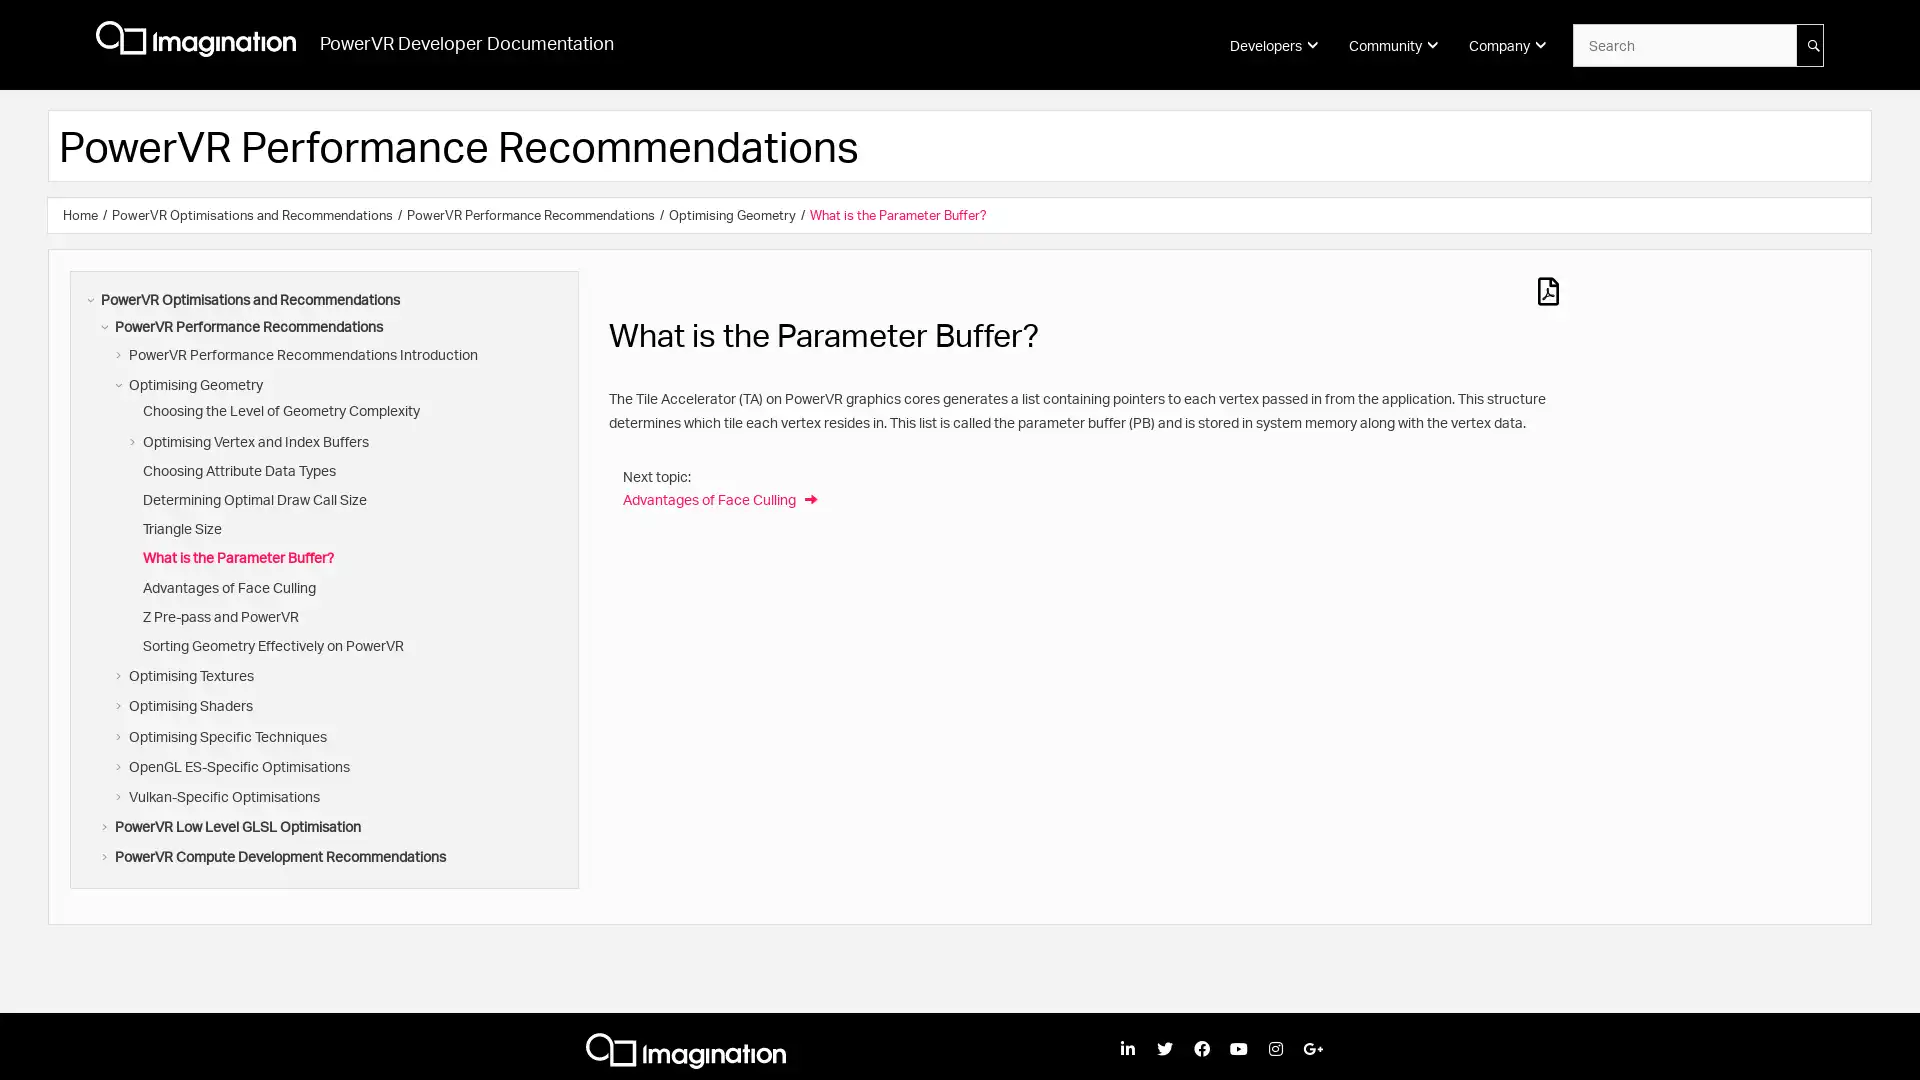 Image resolution: width=1920 pixels, height=1080 pixels. What do you see at coordinates (119, 675) in the screenshot?
I see `Expand Optimising Textures` at bounding box center [119, 675].